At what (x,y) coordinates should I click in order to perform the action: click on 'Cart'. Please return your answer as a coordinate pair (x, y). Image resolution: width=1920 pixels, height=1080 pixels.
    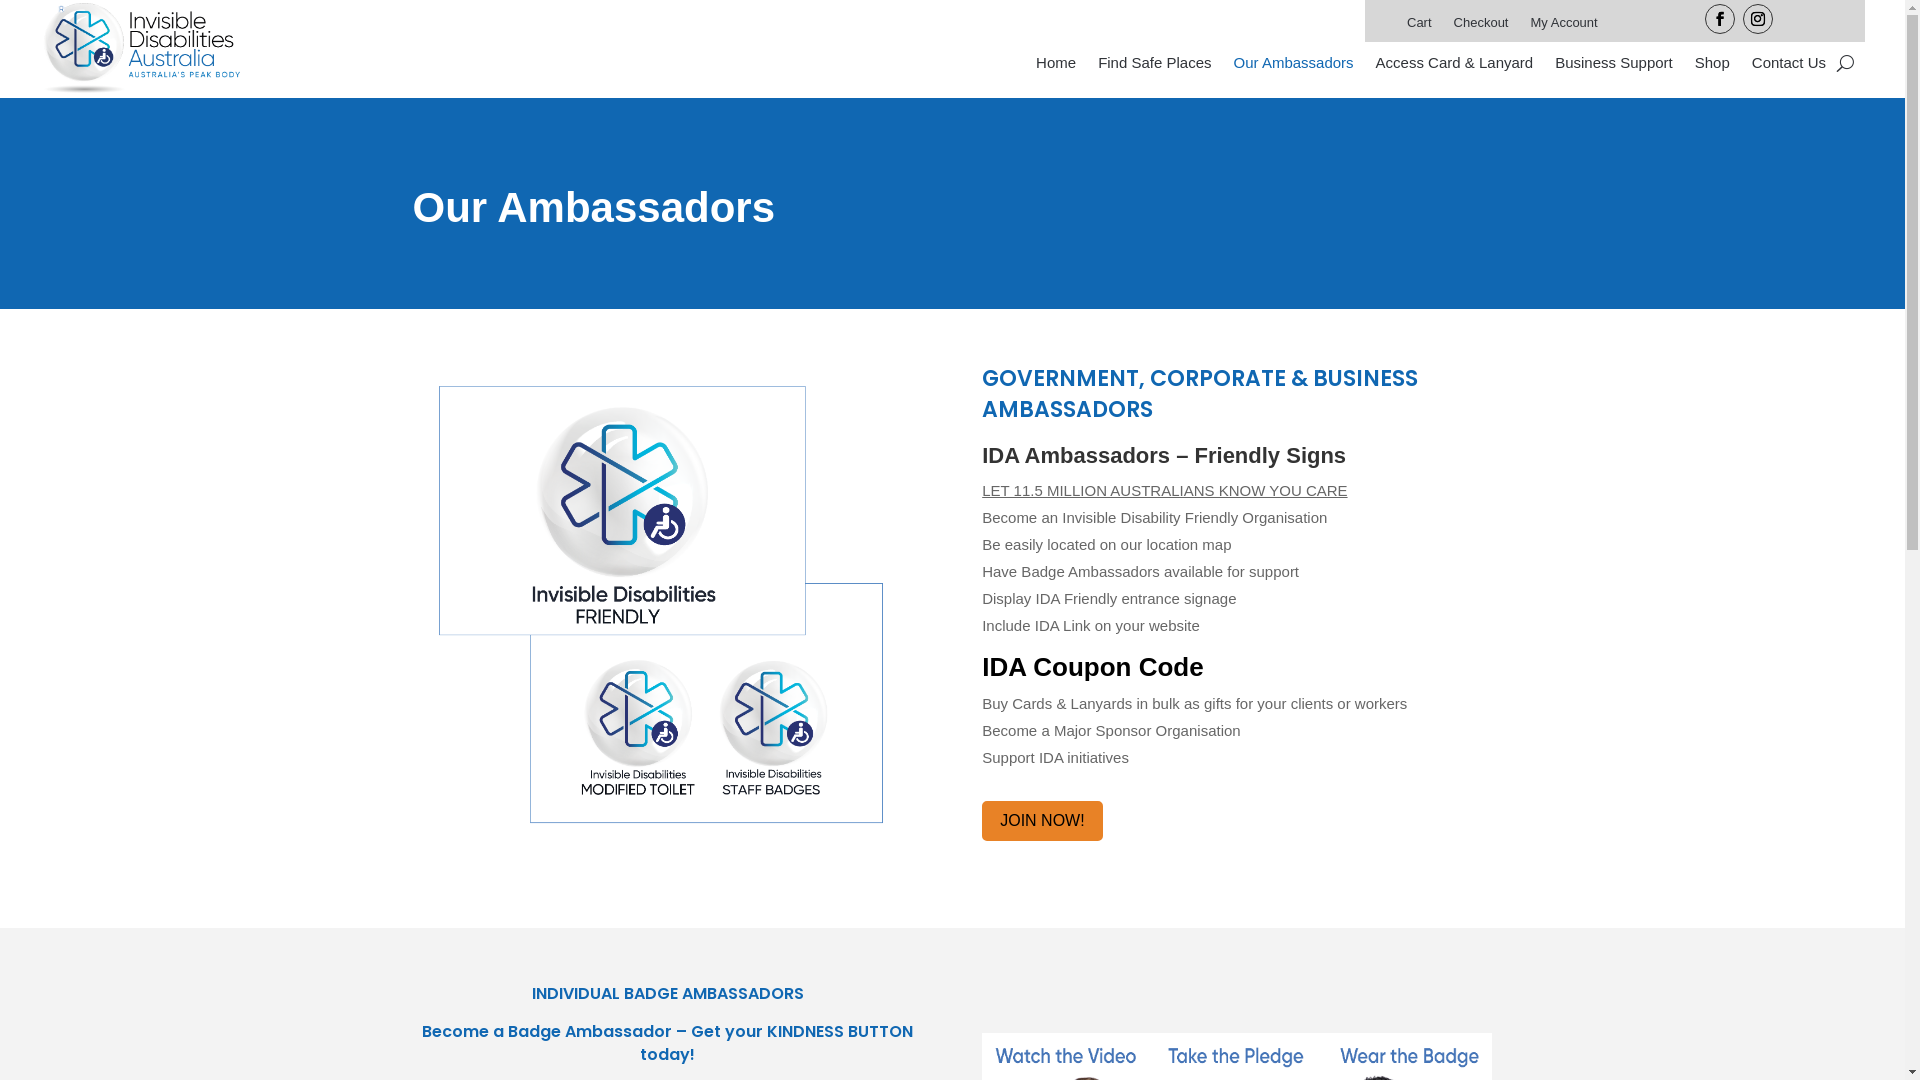
    Looking at the image, I should click on (1418, 27).